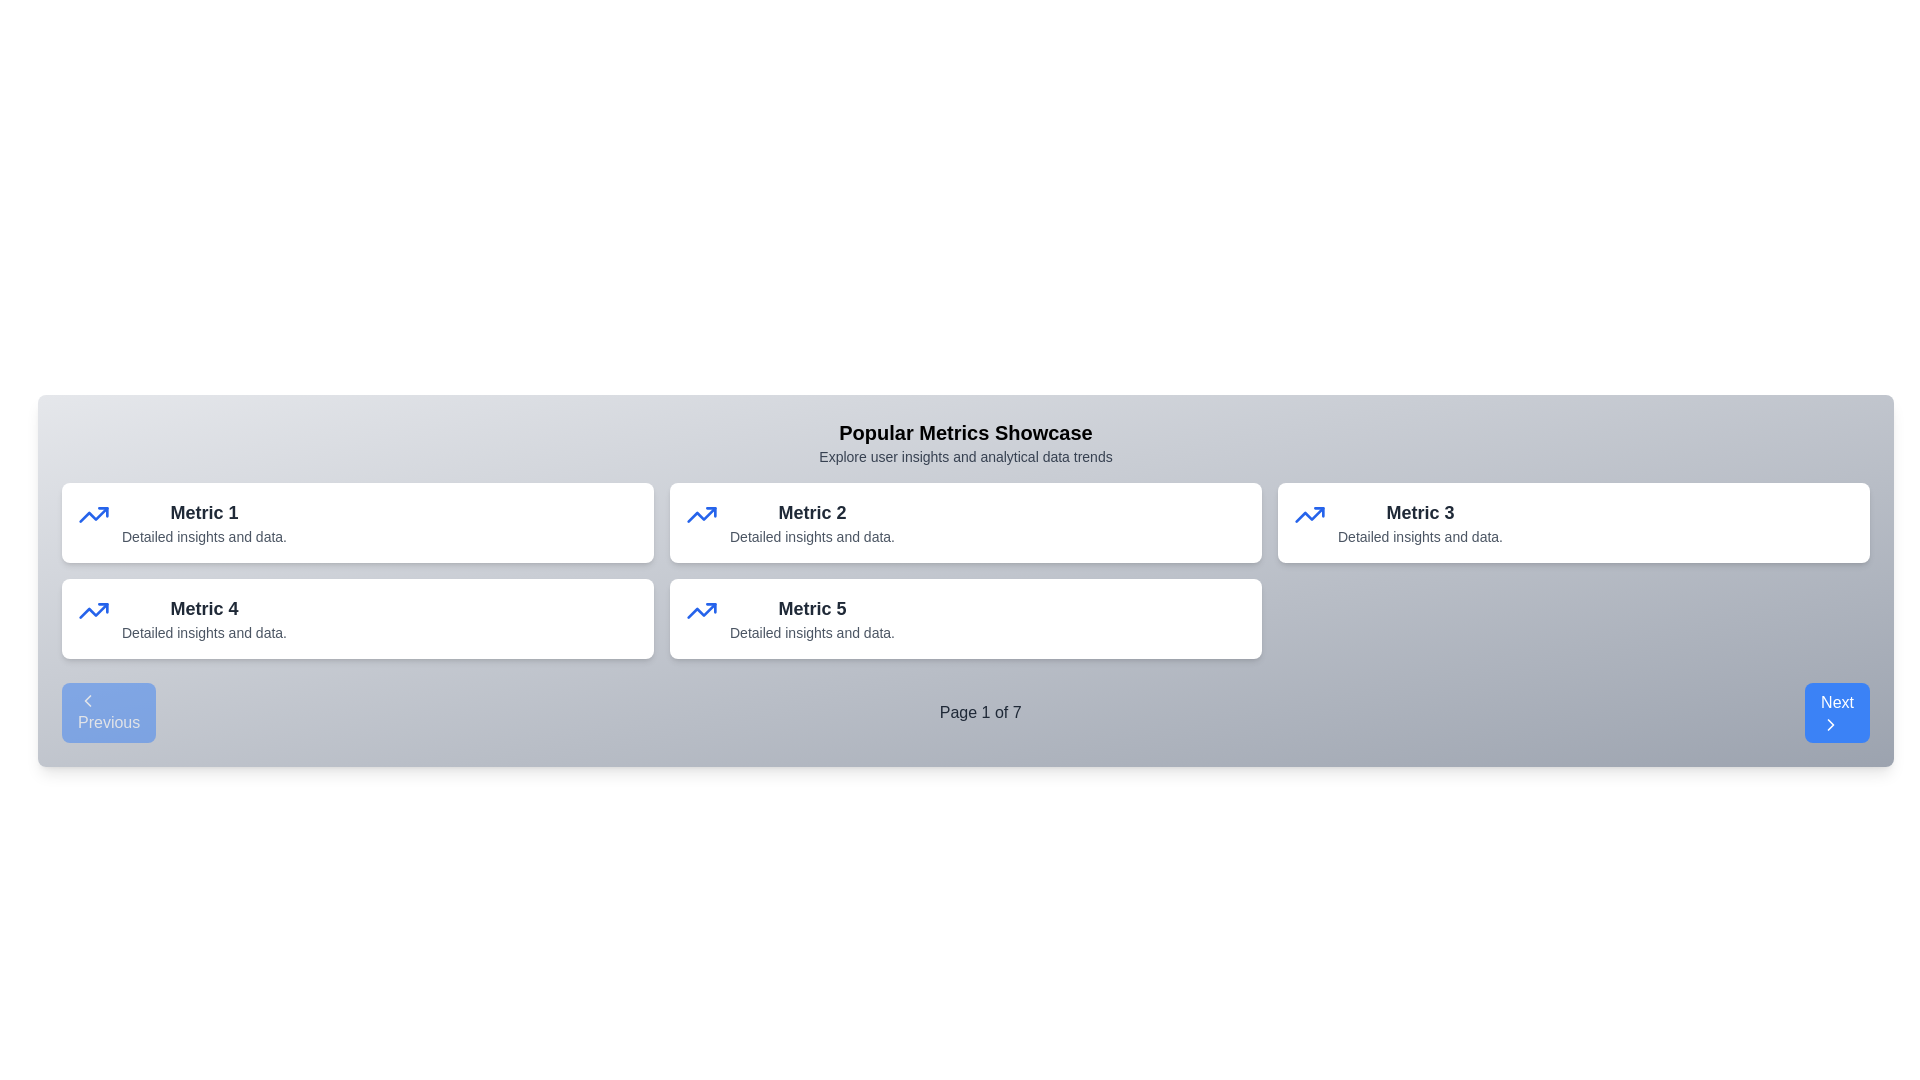  Describe the element at coordinates (965, 431) in the screenshot. I see `the heading text that serves as a title for the section, located at the top center of the viewable panel` at that location.